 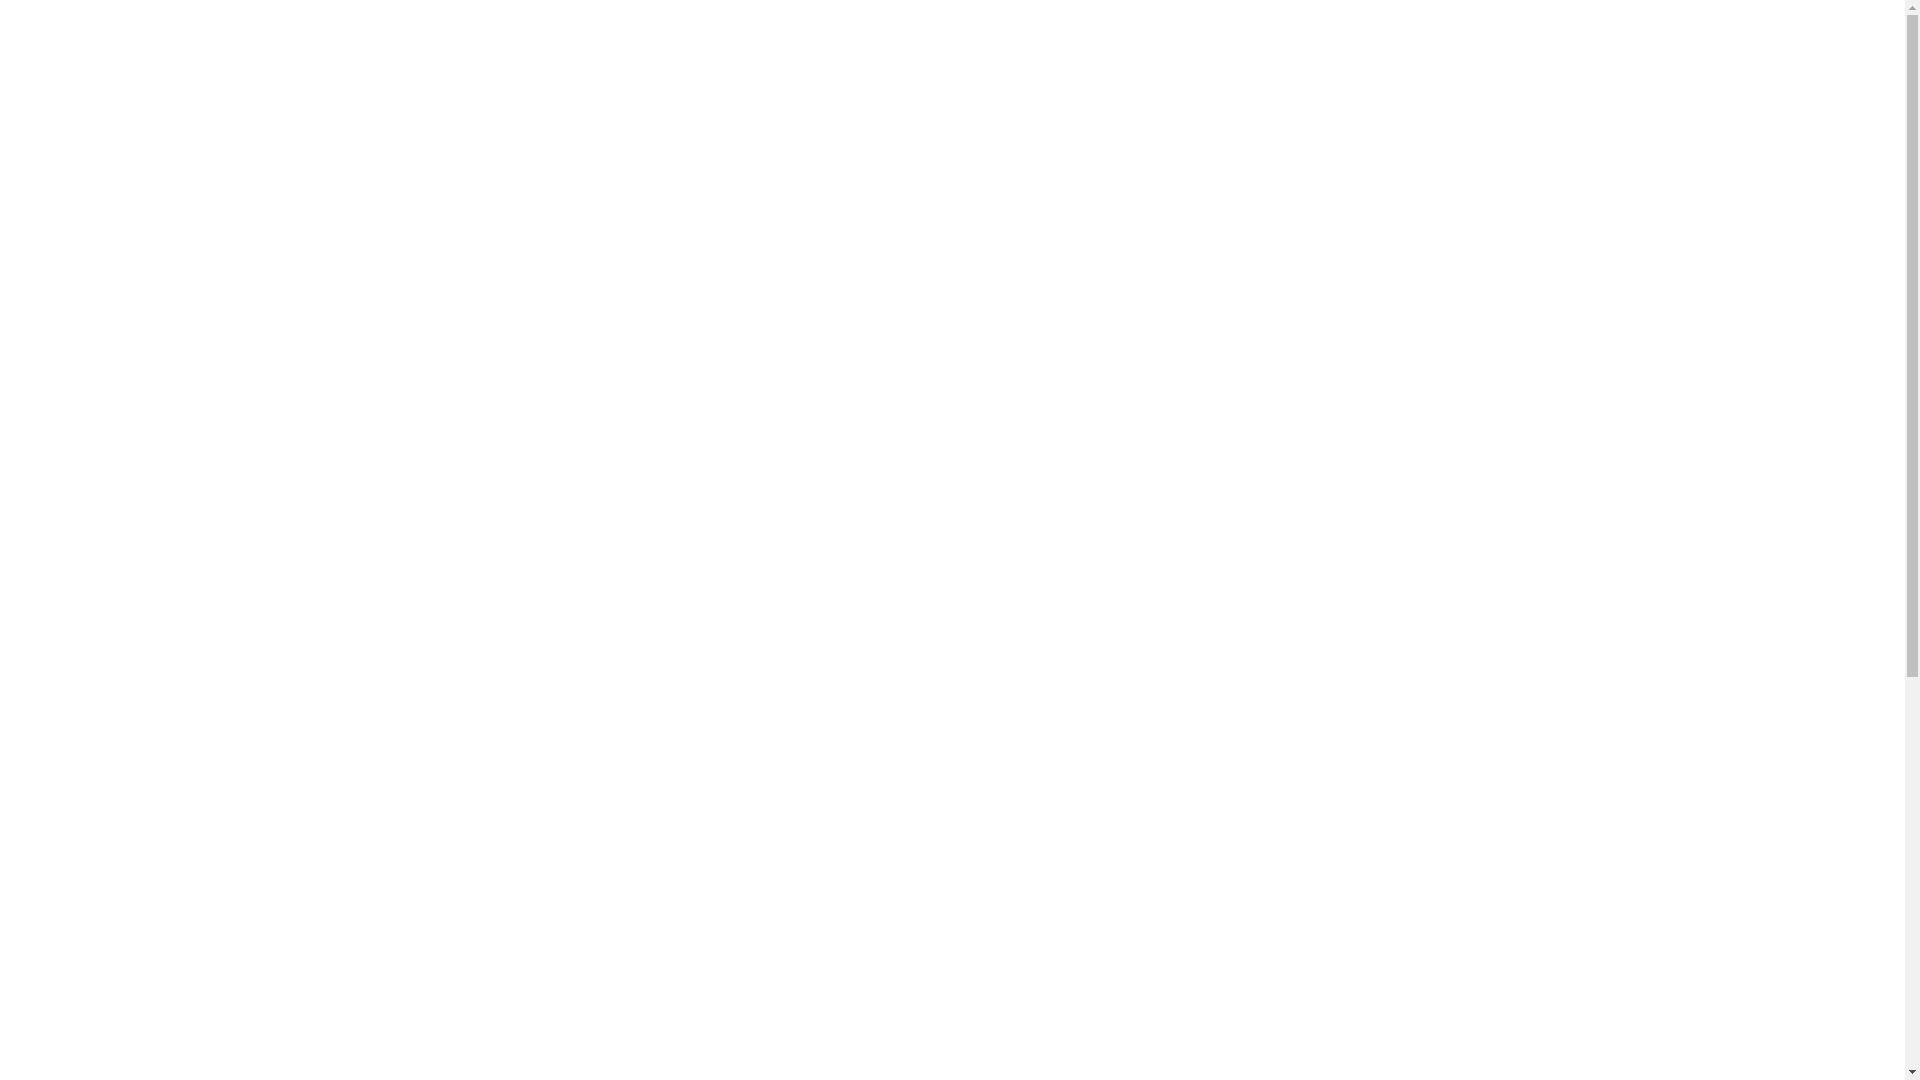 What do you see at coordinates (8, 16) in the screenshot?
I see `'Account Login'` at bounding box center [8, 16].